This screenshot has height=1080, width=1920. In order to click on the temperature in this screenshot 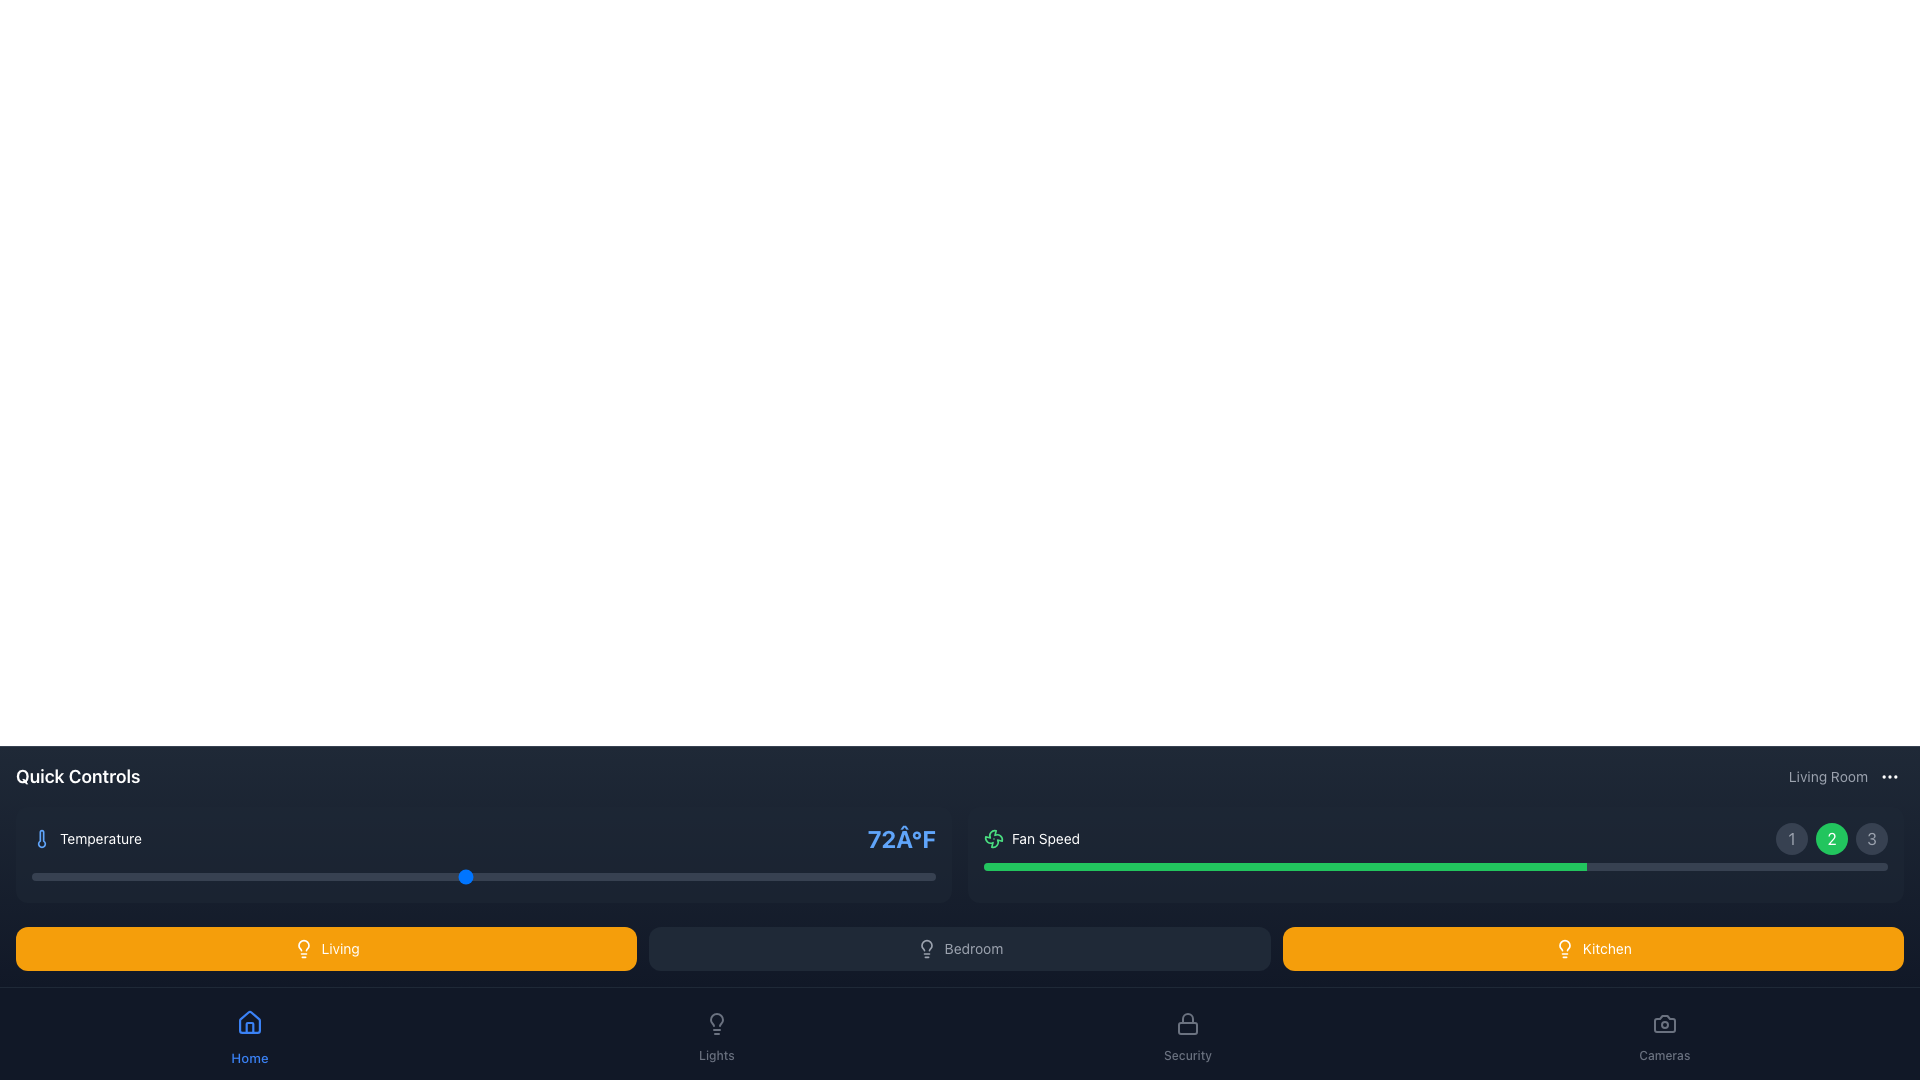, I will do `click(68, 875)`.